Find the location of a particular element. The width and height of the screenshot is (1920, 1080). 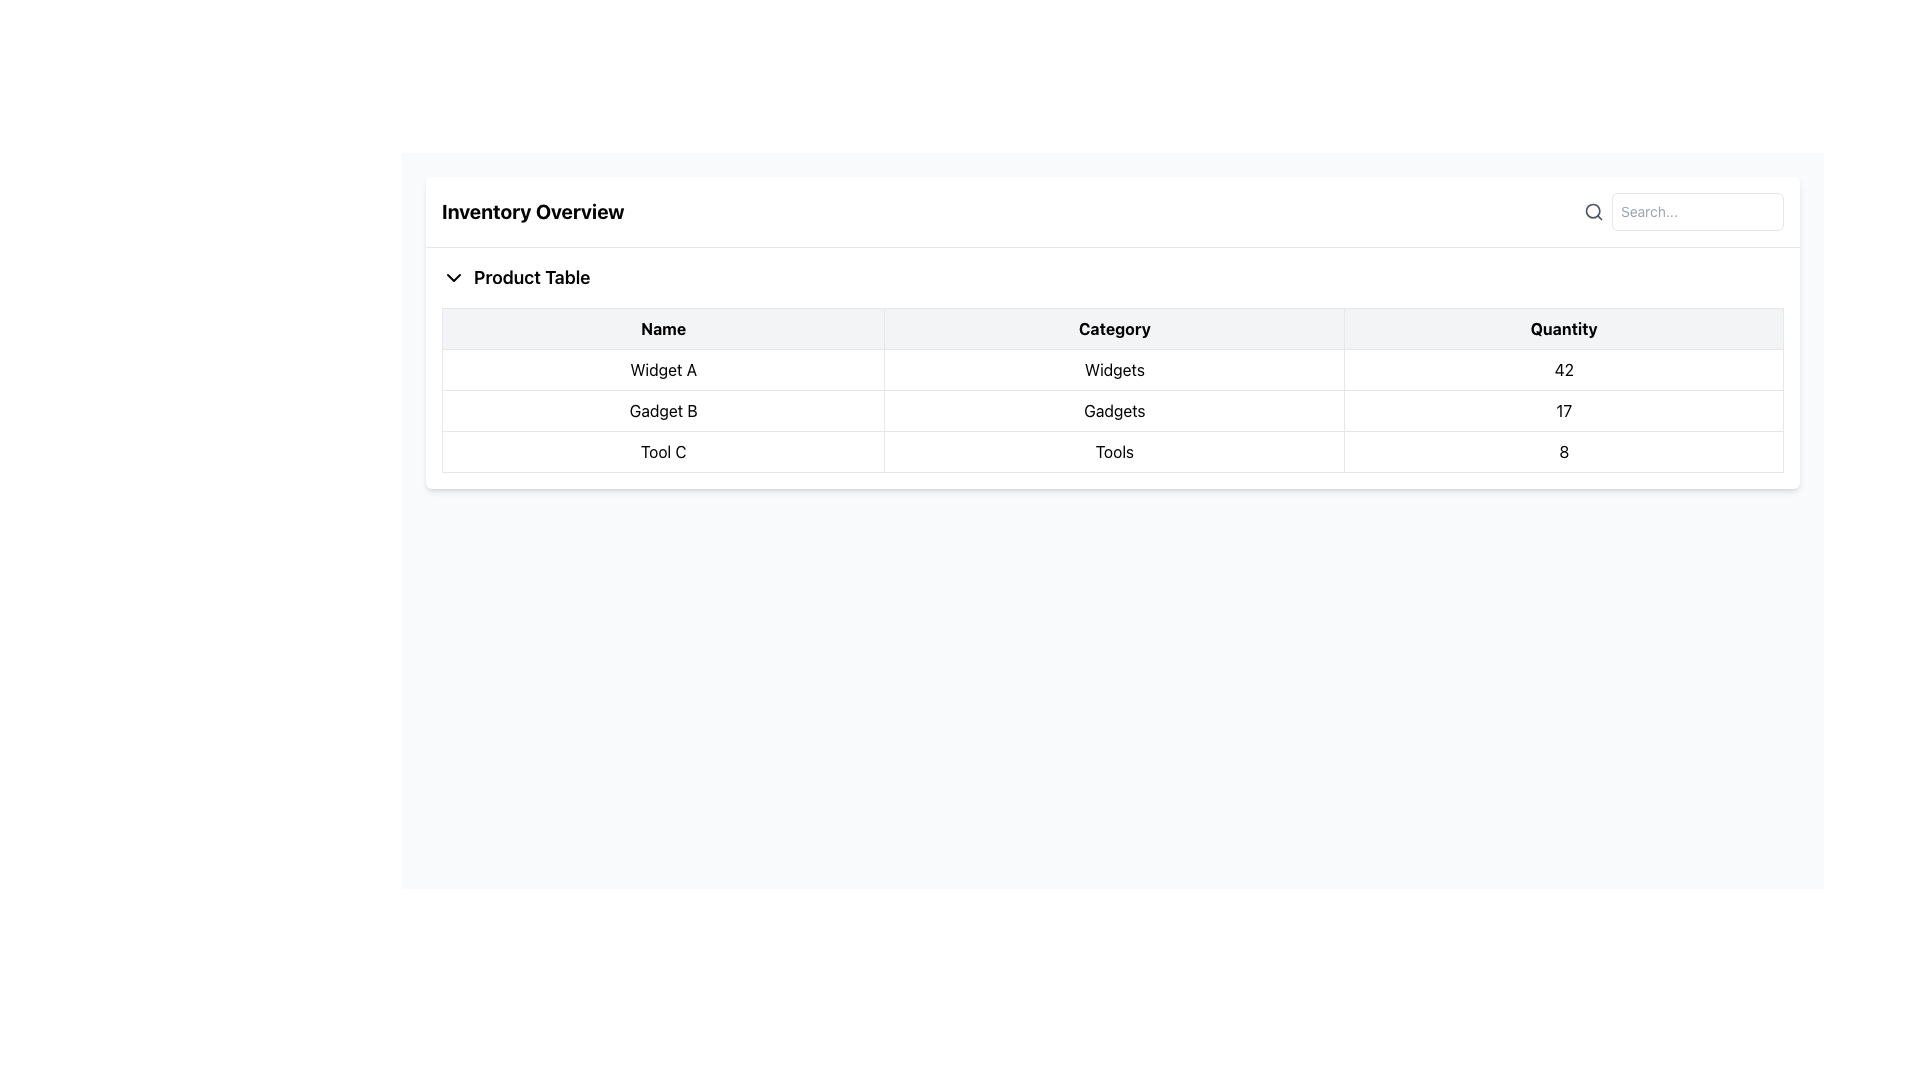

the Table Header Cell that indicates the column for item names, located in the upper-left region of the table, to the left of the headers 'Category' and 'Quantity' is located at coordinates (663, 327).